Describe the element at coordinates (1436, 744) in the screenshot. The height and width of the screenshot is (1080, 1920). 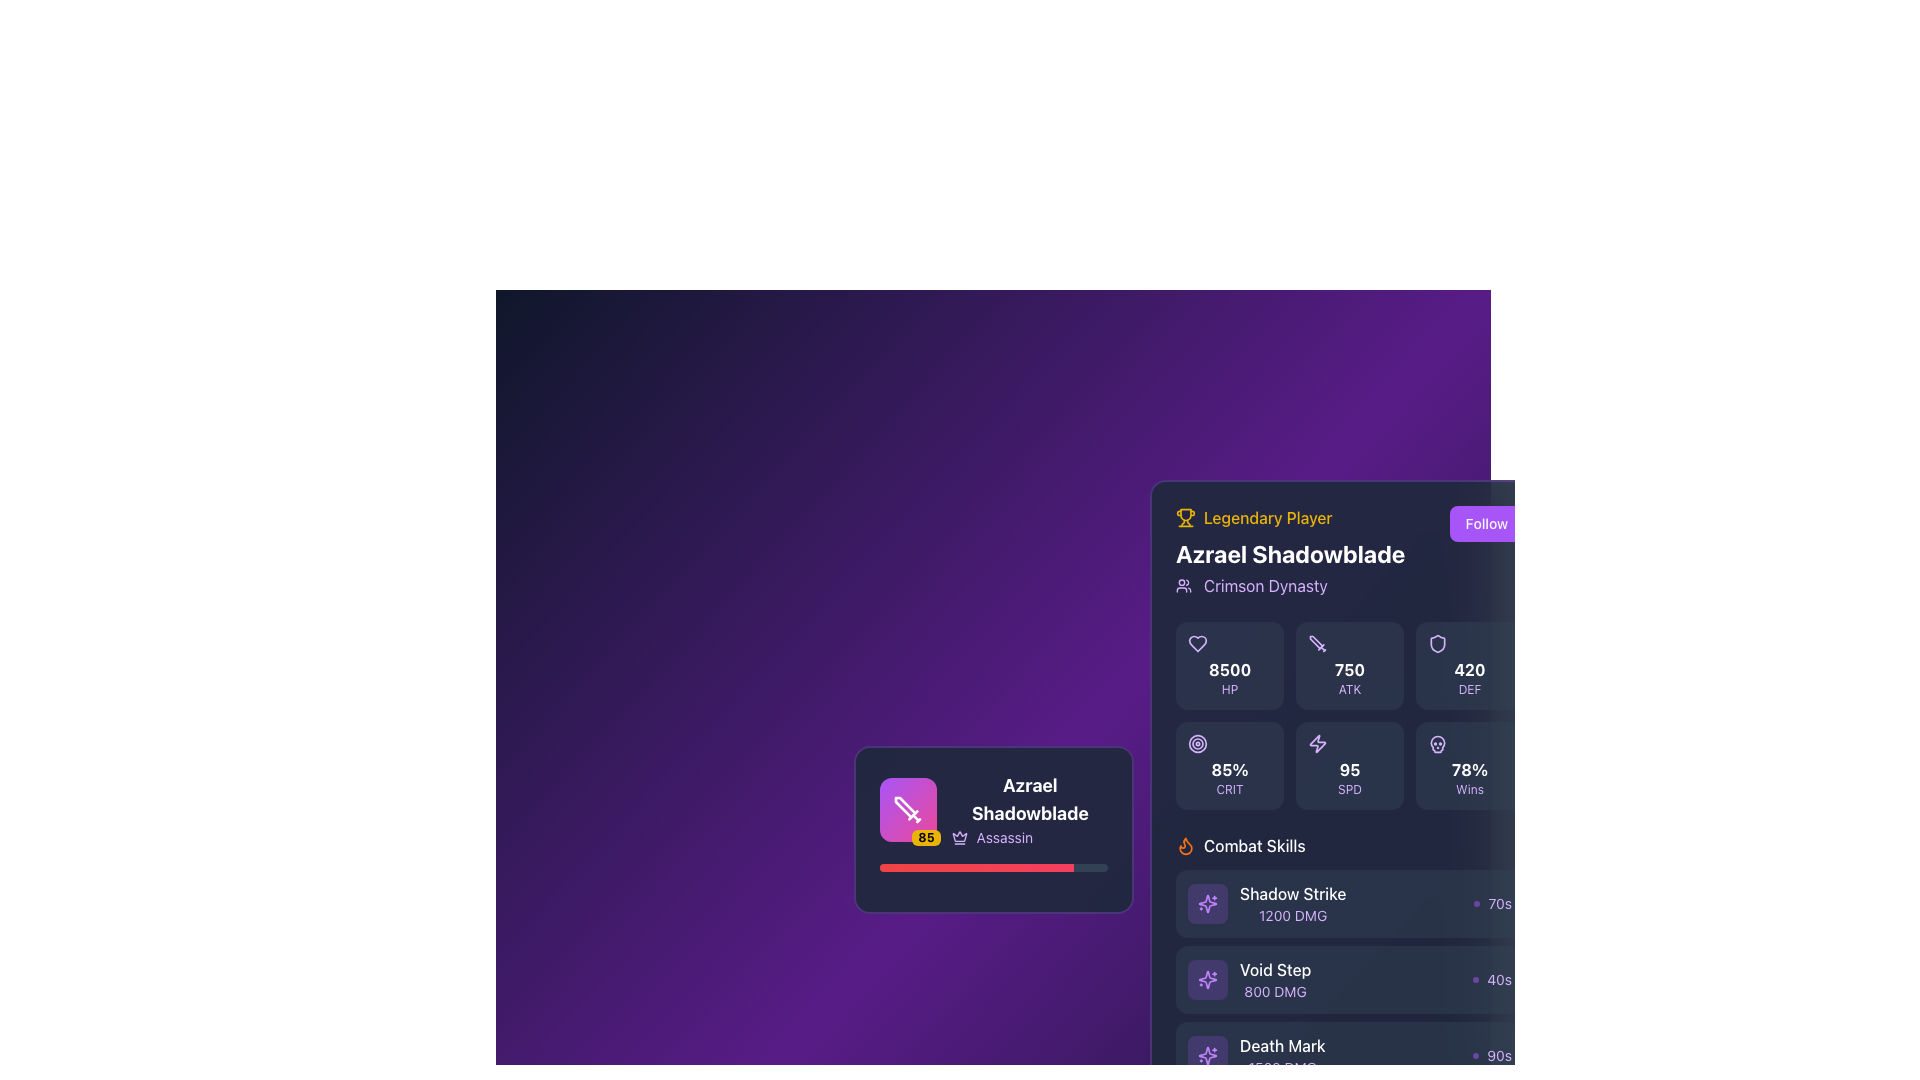
I see `the bottom-right icon in the grid of stat indicators` at that location.